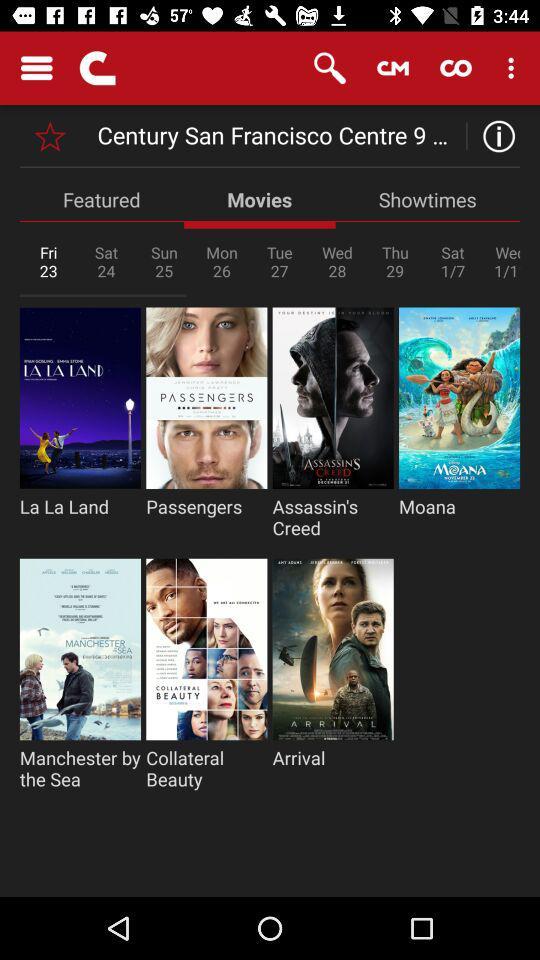  I want to click on the star icon, so click(50, 135).